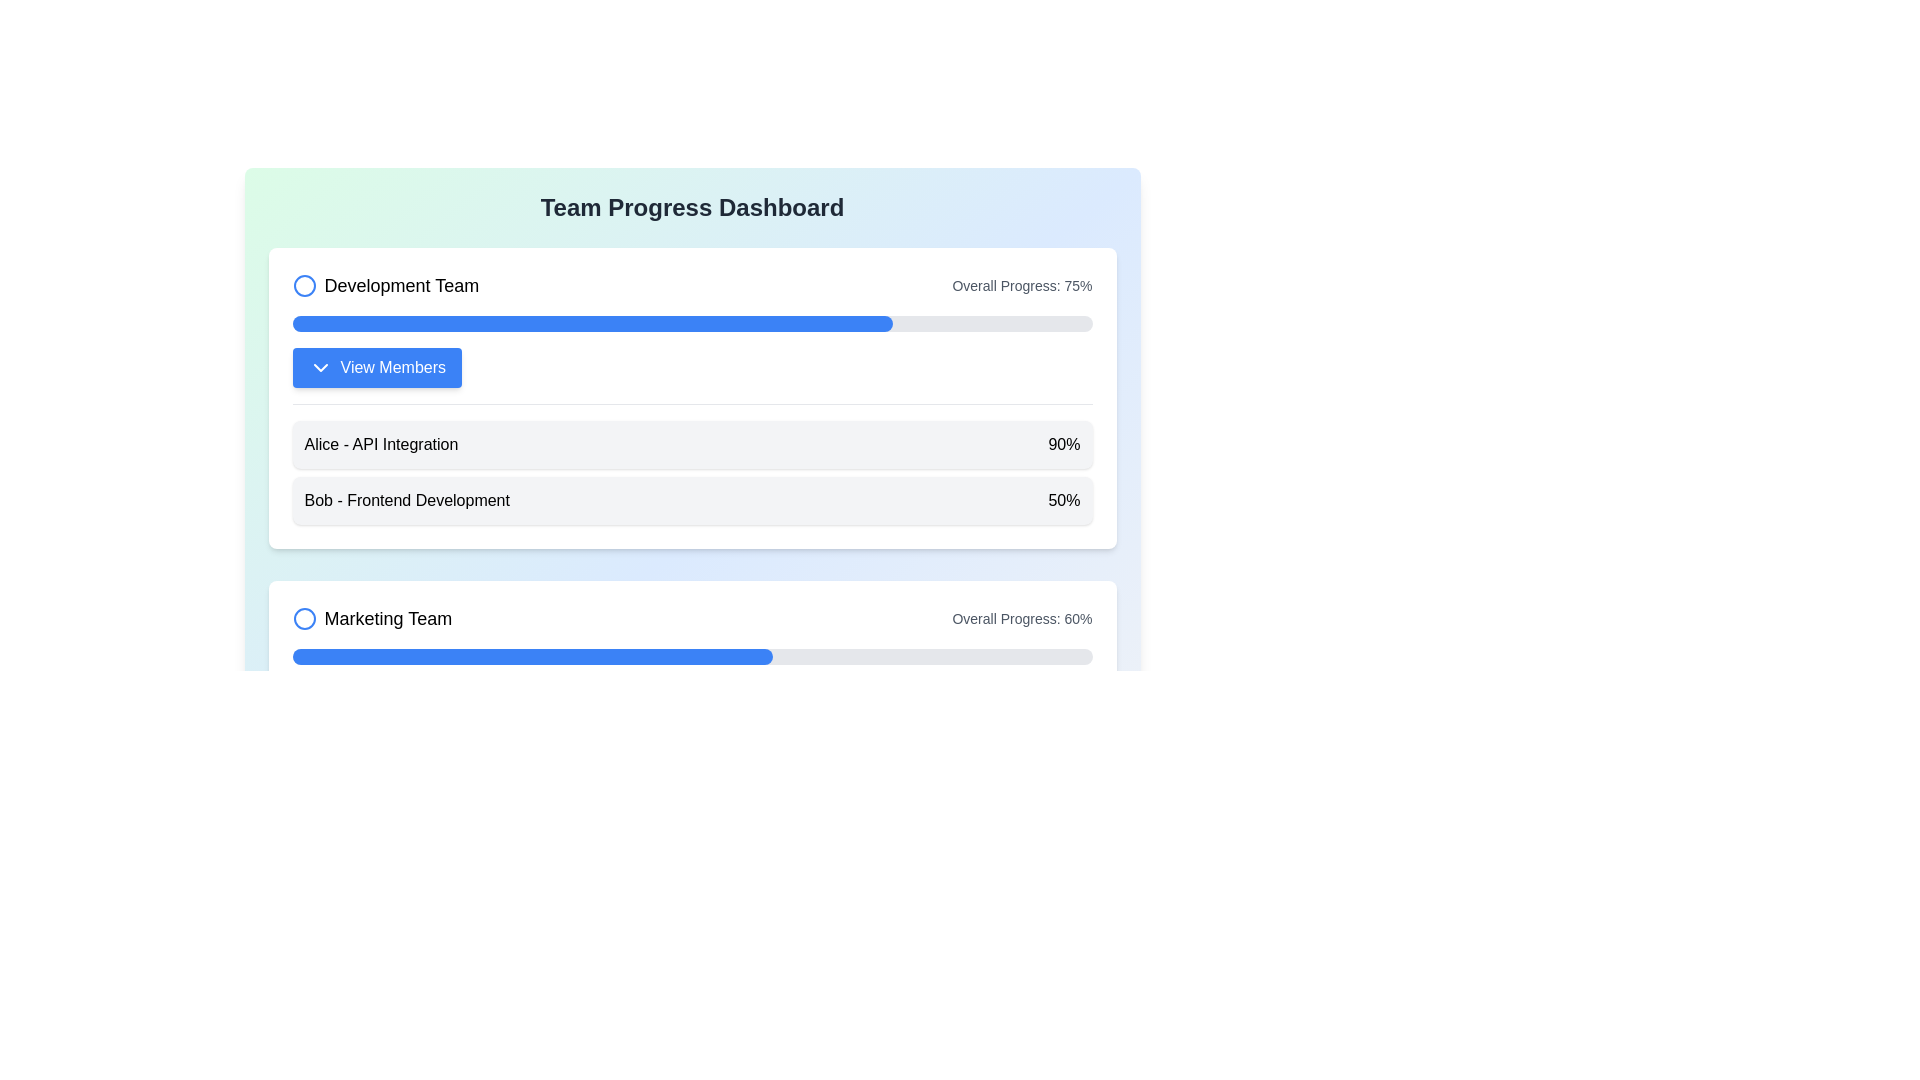 The image size is (1920, 1080). I want to click on the 'Marketing Team' label which features a circular blue icon on the left and prominently styled text aligned to its right, so click(372, 617).